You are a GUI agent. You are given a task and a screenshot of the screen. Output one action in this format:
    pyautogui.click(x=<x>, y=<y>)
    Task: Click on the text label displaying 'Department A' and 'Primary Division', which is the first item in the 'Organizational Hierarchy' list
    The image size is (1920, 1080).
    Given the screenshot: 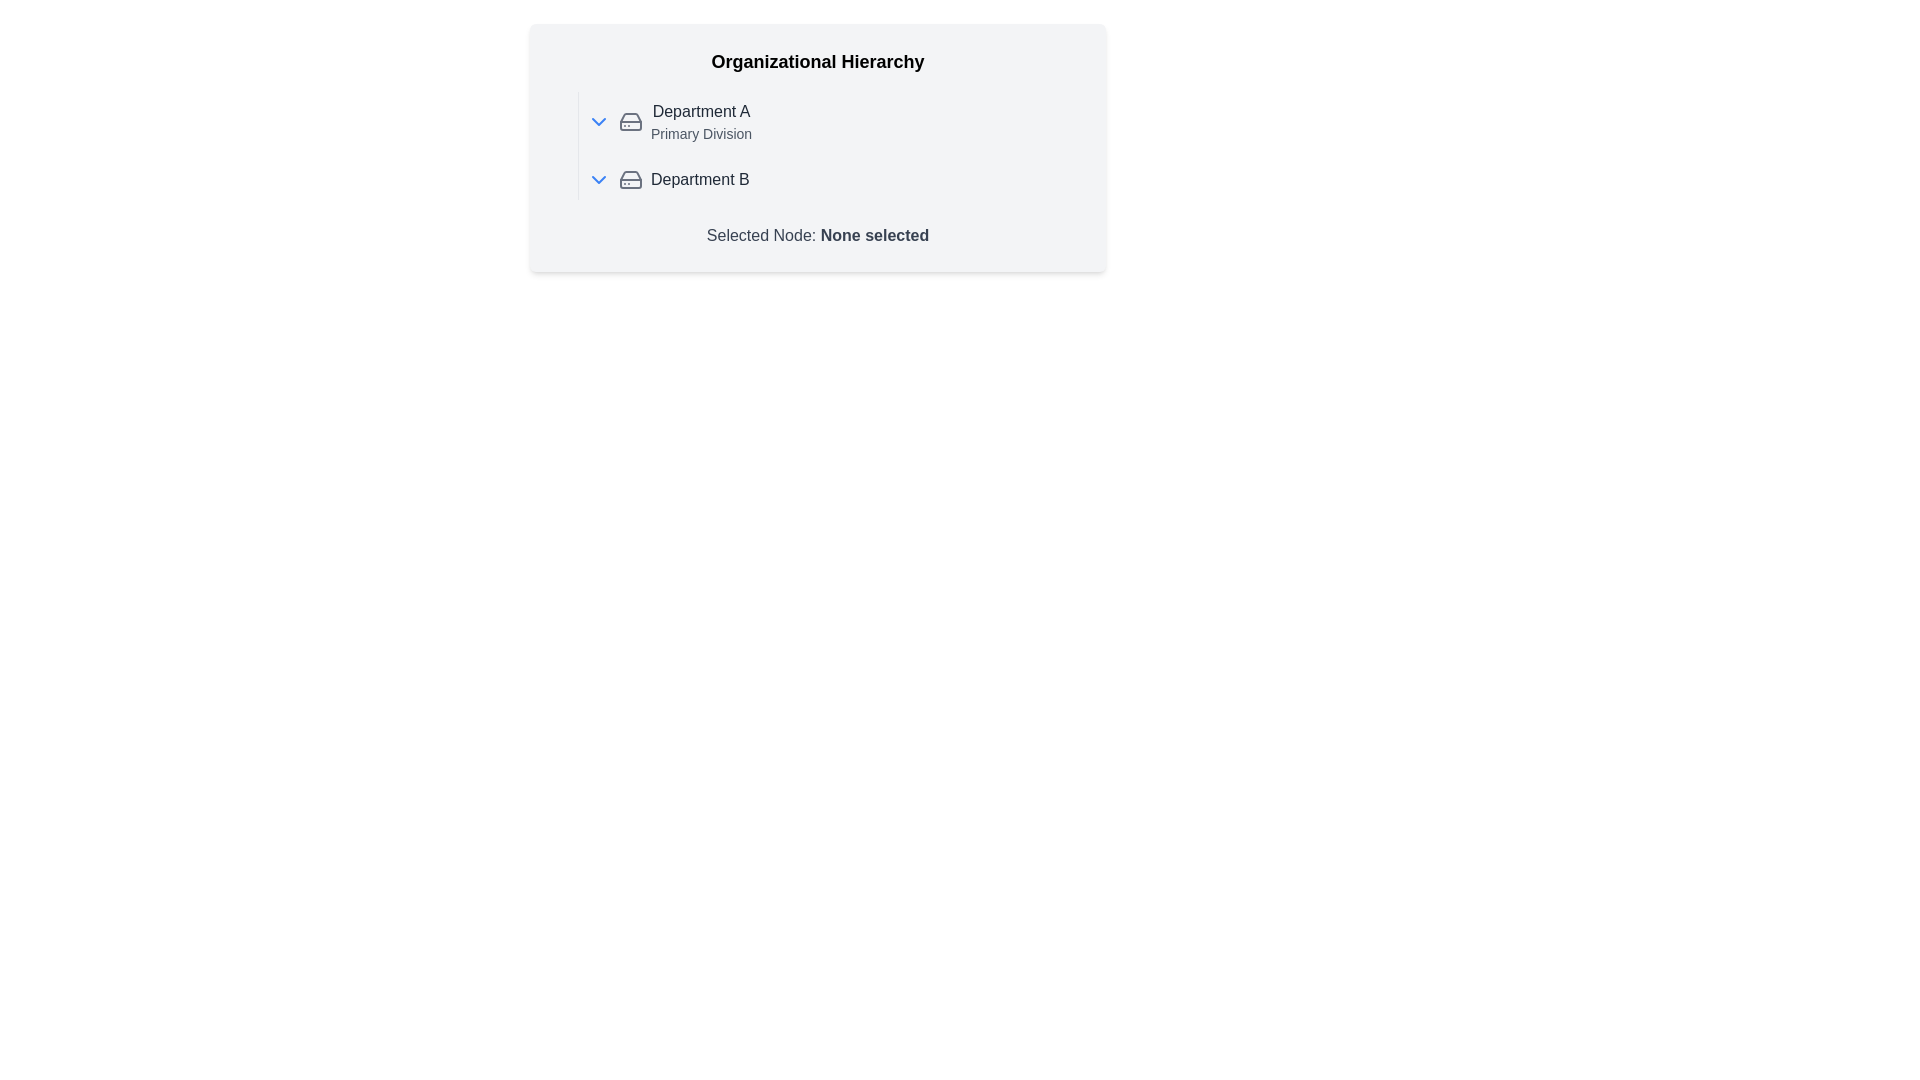 What is the action you would take?
    pyautogui.click(x=701, y=122)
    